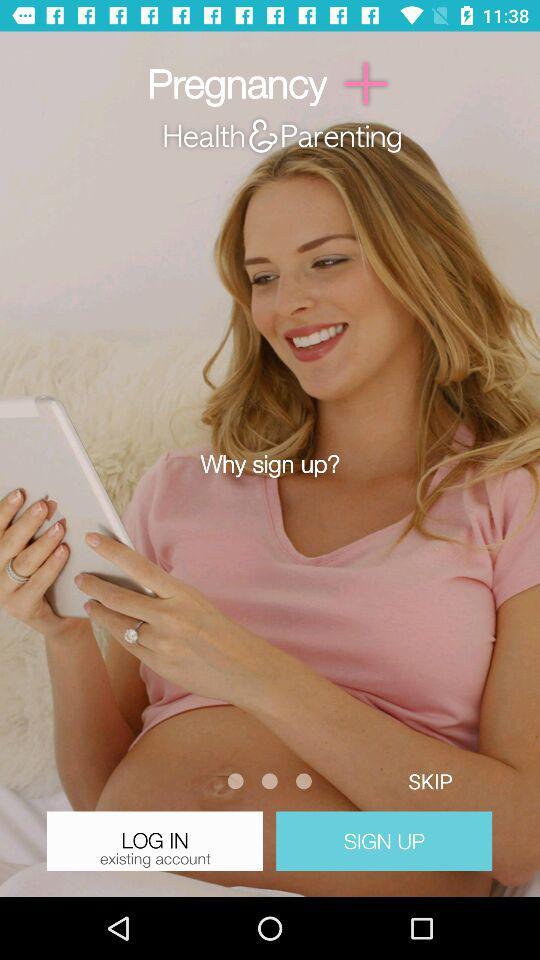 The width and height of the screenshot is (540, 960). What do you see at coordinates (429, 781) in the screenshot?
I see `skip button` at bounding box center [429, 781].